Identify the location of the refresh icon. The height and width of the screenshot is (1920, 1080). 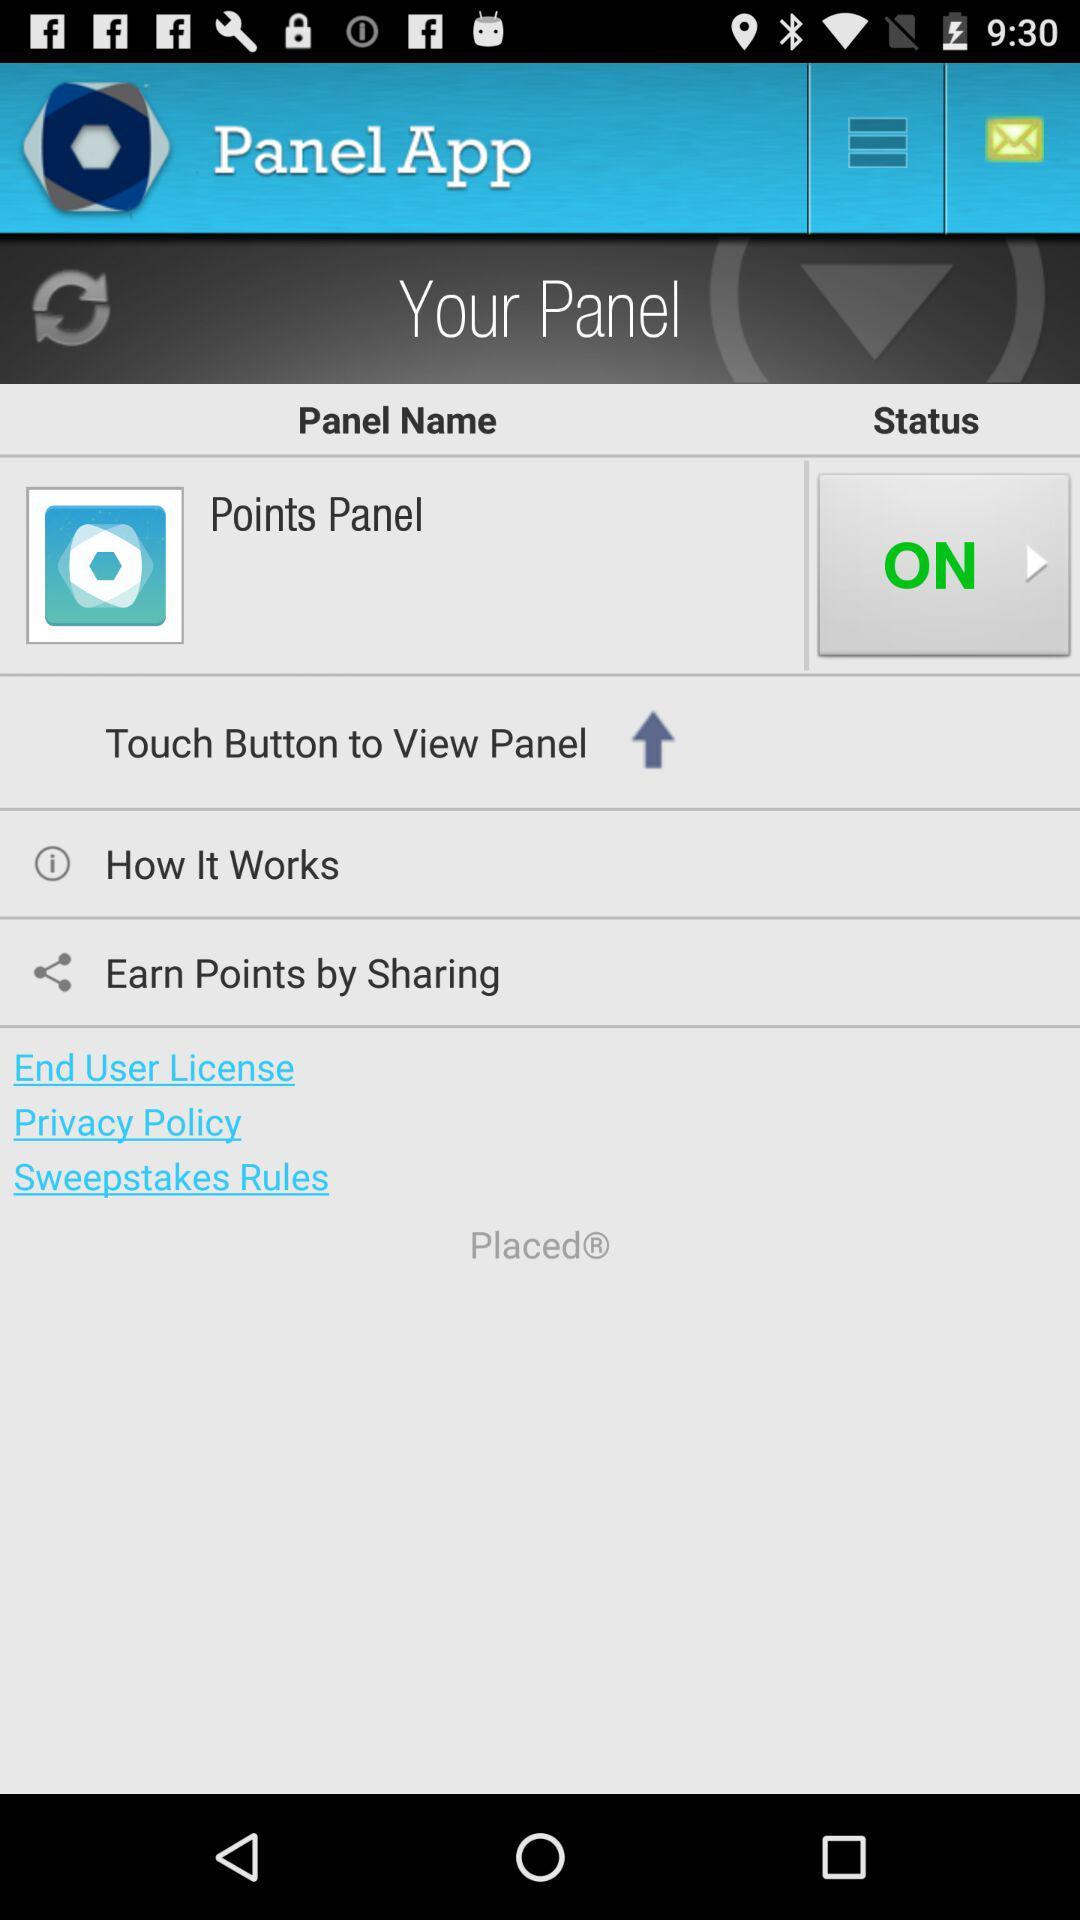
(72, 329).